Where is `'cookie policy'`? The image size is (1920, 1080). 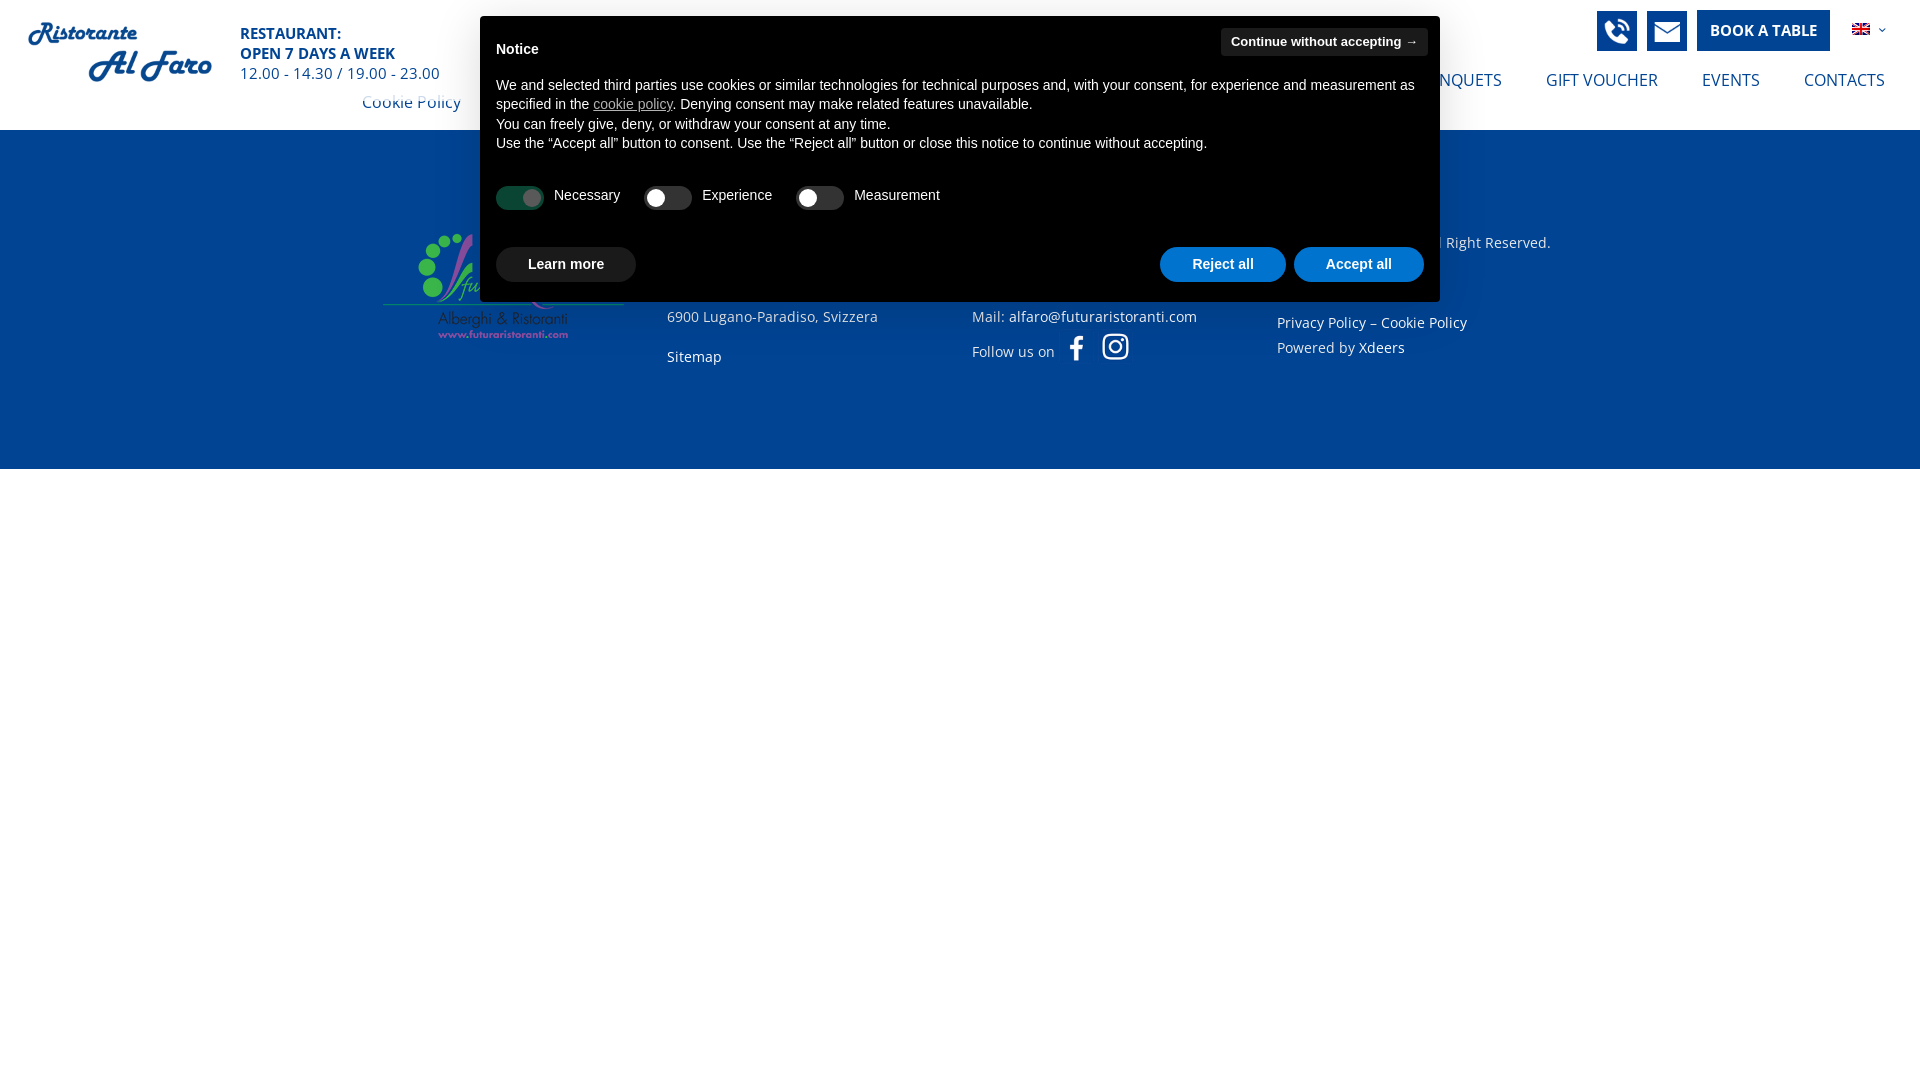
'cookie policy' is located at coordinates (631, 104).